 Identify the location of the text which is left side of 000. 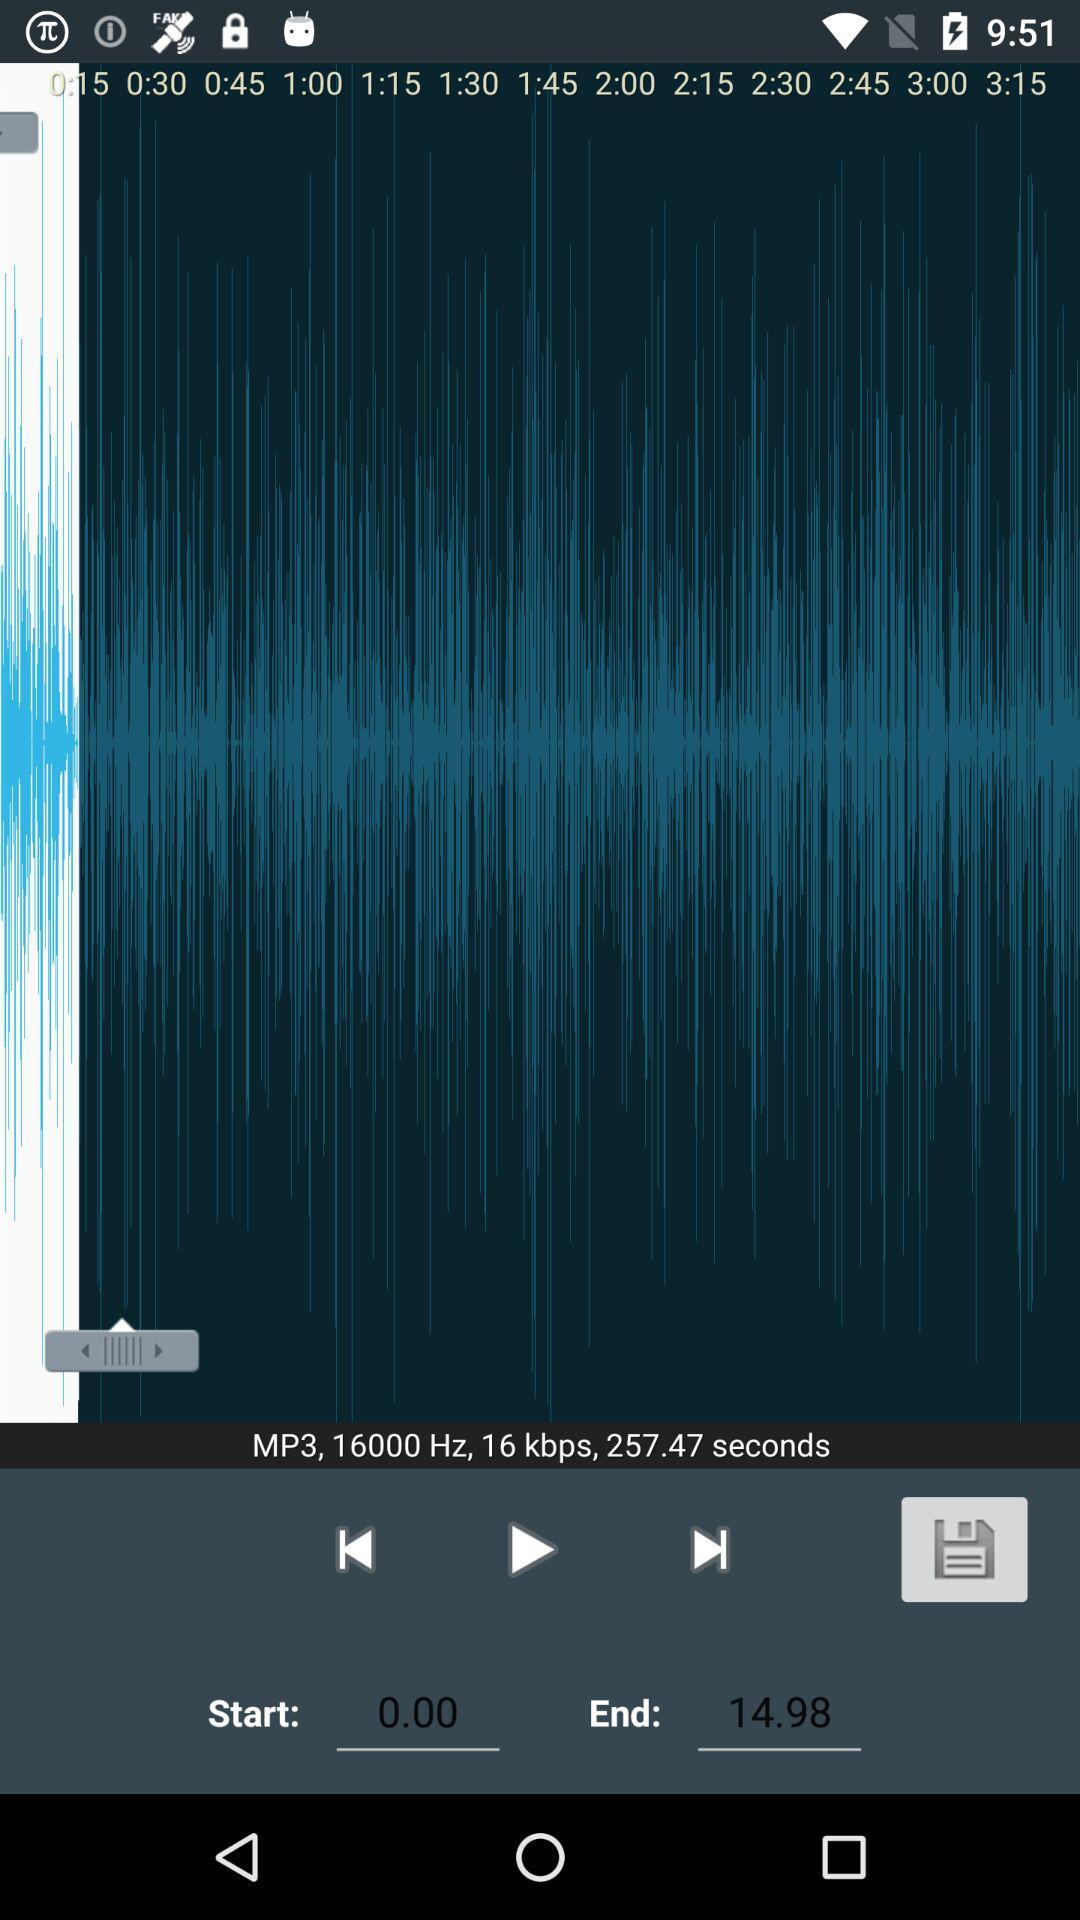
(253, 1711).